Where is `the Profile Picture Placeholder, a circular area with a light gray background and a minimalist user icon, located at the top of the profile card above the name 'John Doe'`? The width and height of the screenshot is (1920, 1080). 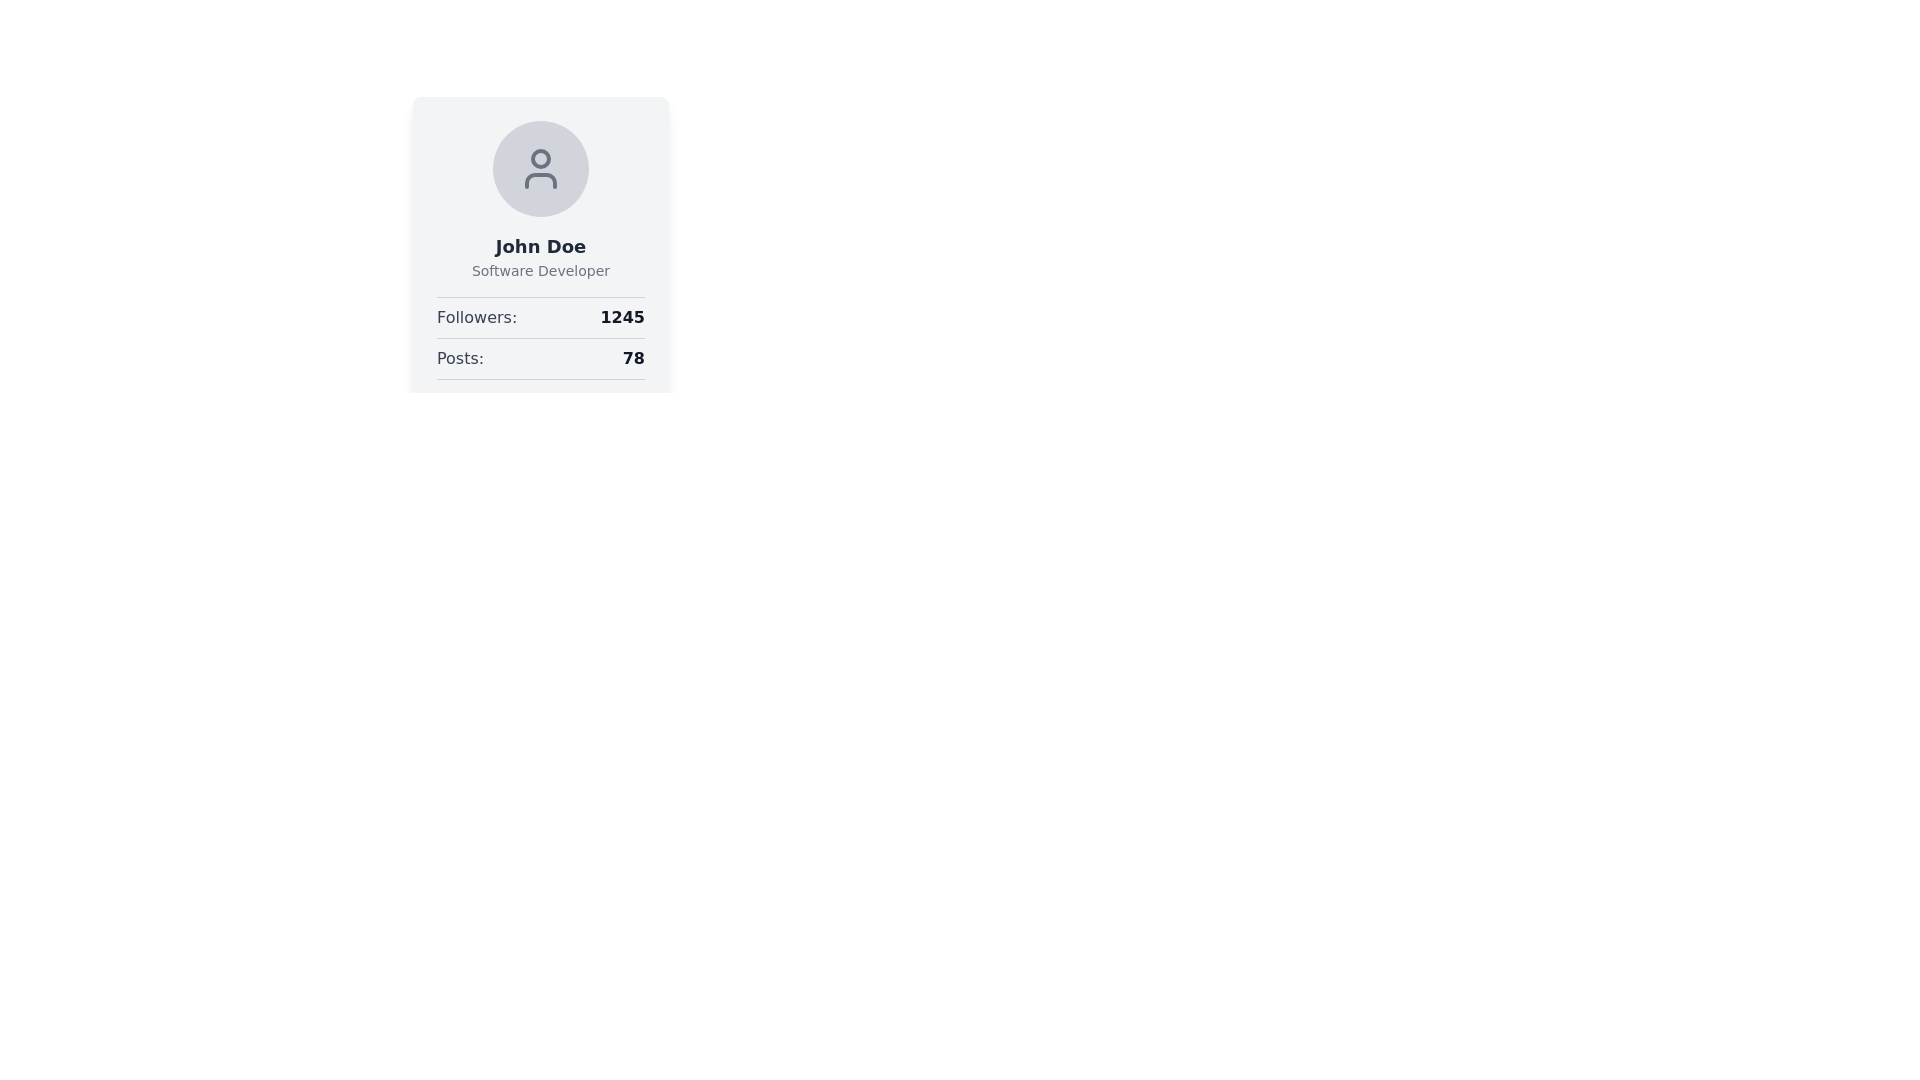
the Profile Picture Placeholder, a circular area with a light gray background and a minimalist user icon, located at the top of the profile card above the name 'John Doe' is located at coordinates (541, 168).